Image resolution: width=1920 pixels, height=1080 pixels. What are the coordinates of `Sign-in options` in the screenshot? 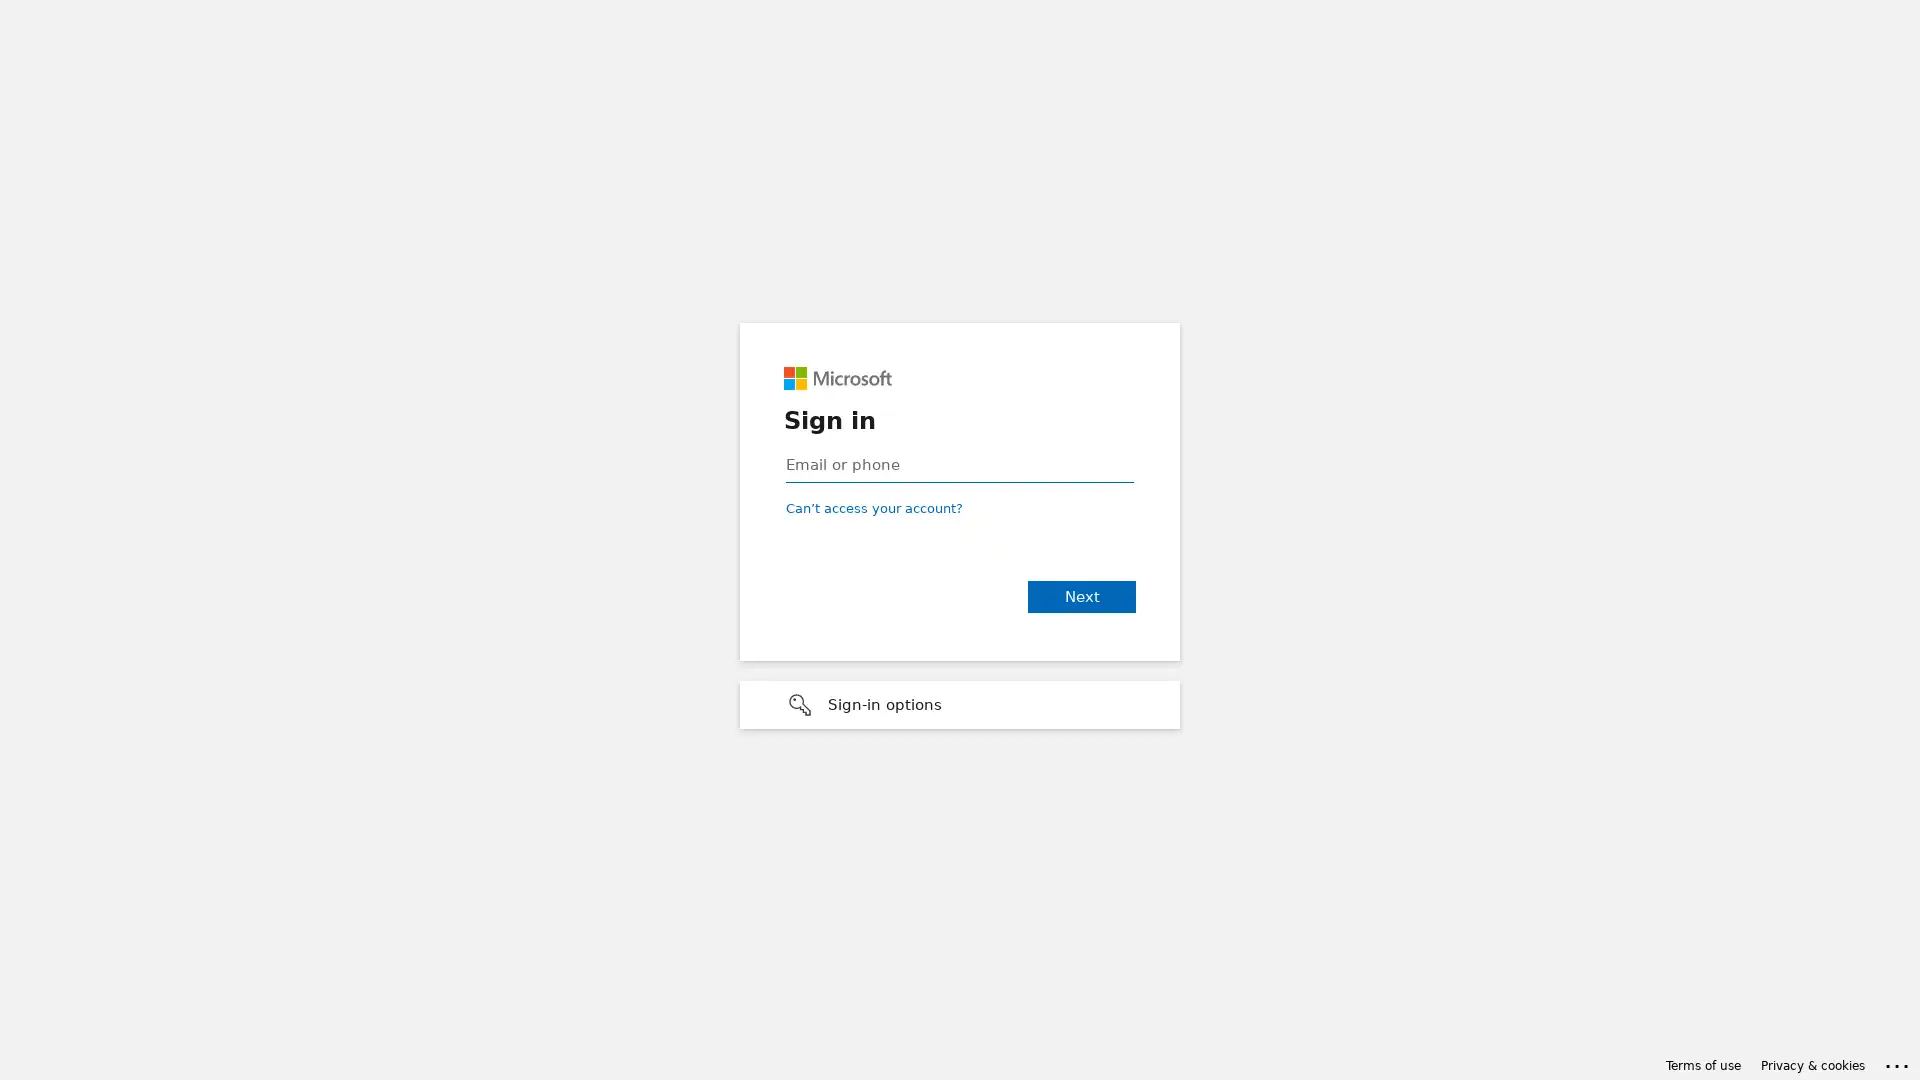 It's located at (960, 704).